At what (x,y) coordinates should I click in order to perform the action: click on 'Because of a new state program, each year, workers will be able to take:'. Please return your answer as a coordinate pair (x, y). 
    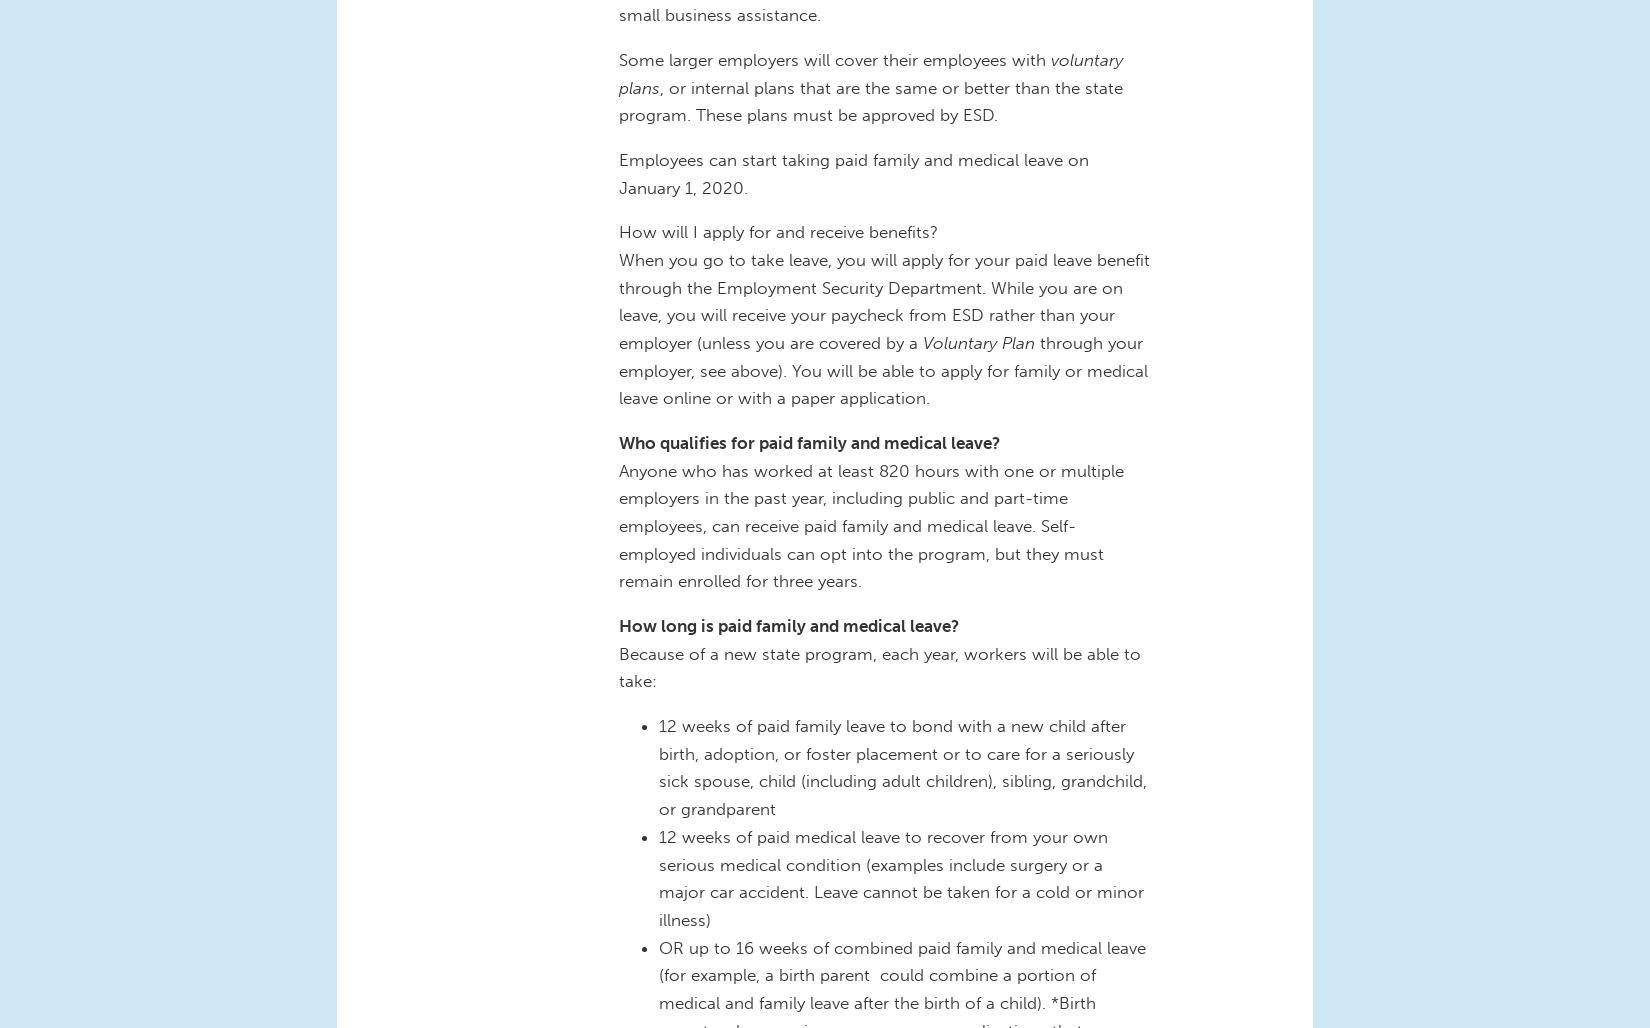
    Looking at the image, I should click on (879, 666).